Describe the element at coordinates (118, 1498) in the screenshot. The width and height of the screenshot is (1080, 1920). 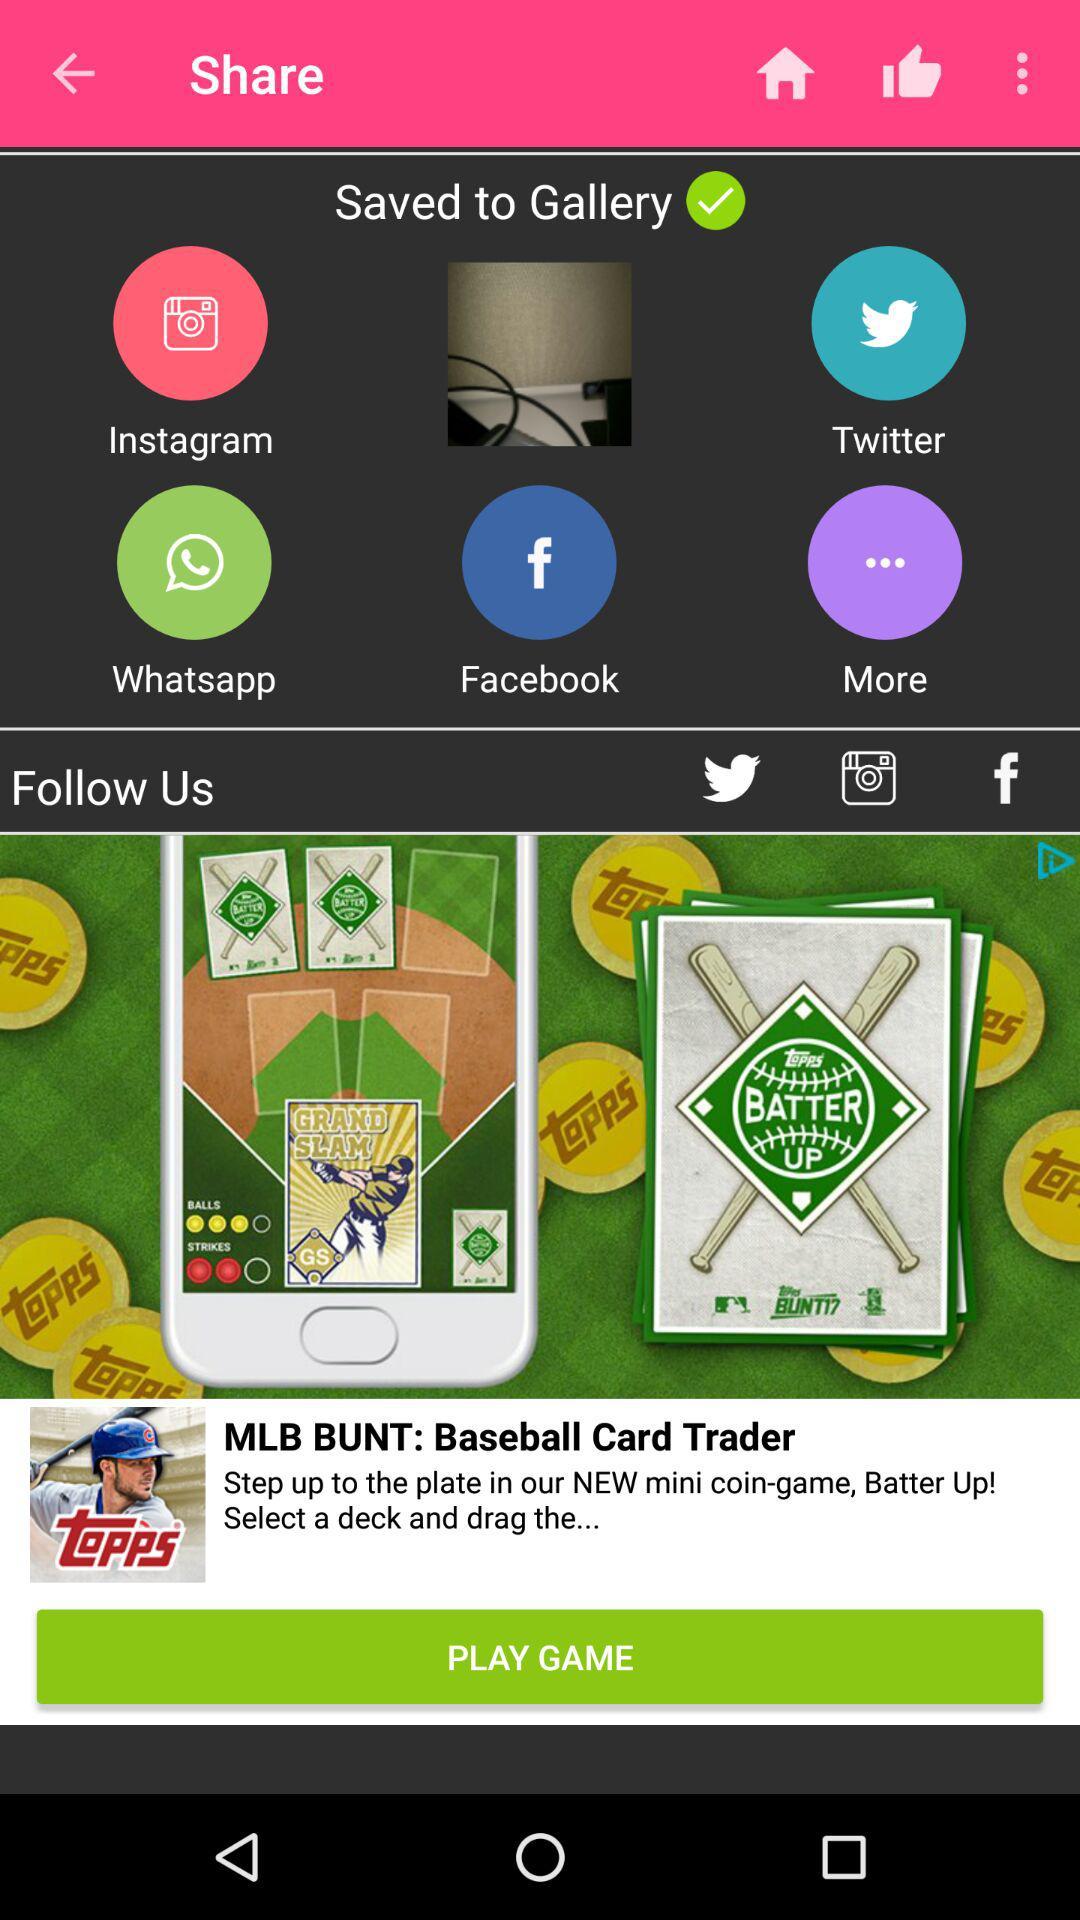
I see `open game suggestion` at that location.